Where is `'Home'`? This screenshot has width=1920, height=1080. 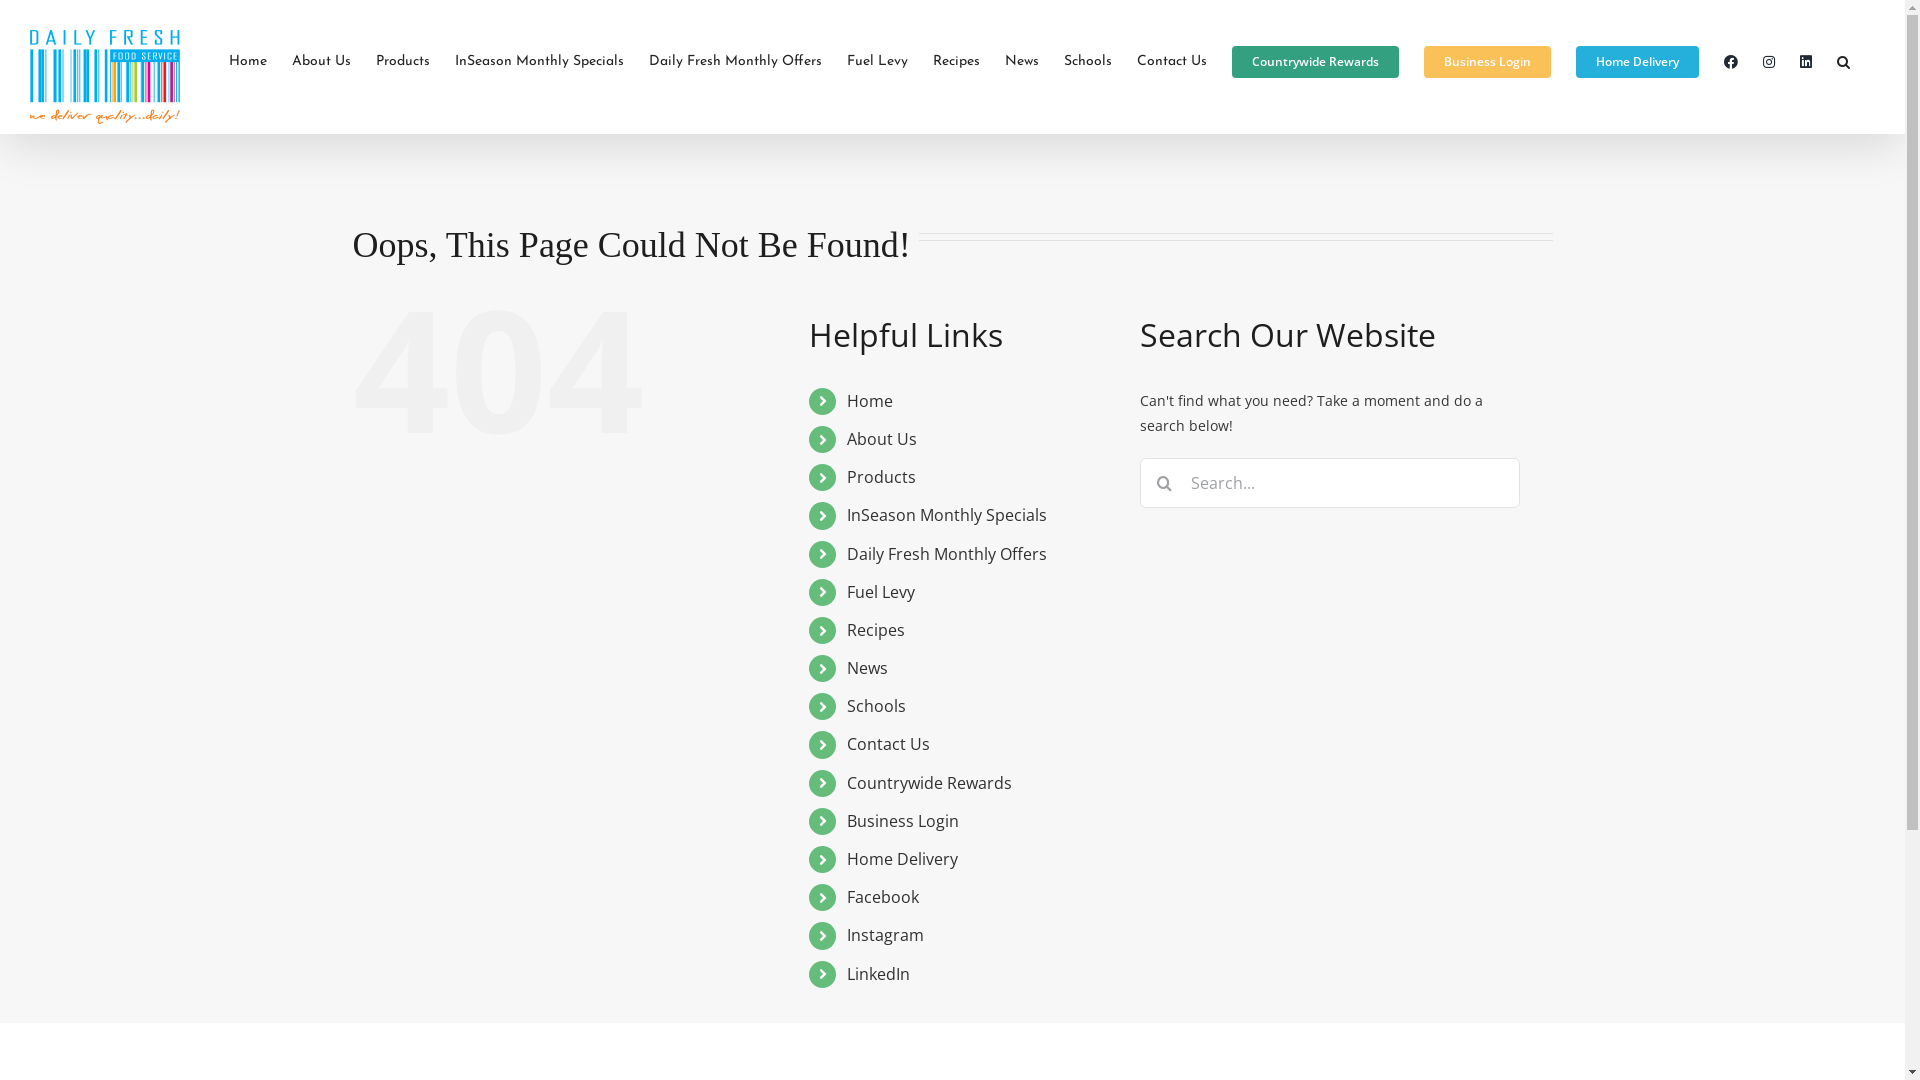
'Home' is located at coordinates (247, 60).